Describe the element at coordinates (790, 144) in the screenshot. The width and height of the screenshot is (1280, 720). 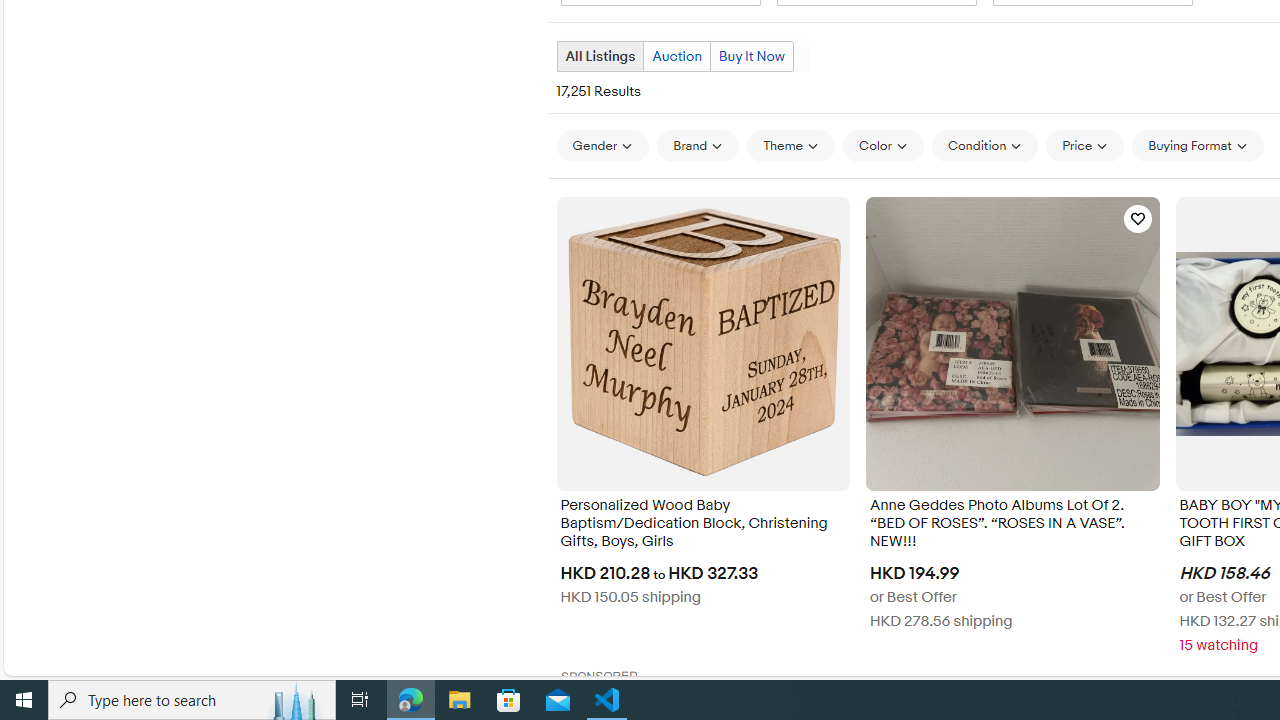
I see `'Theme'` at that location.